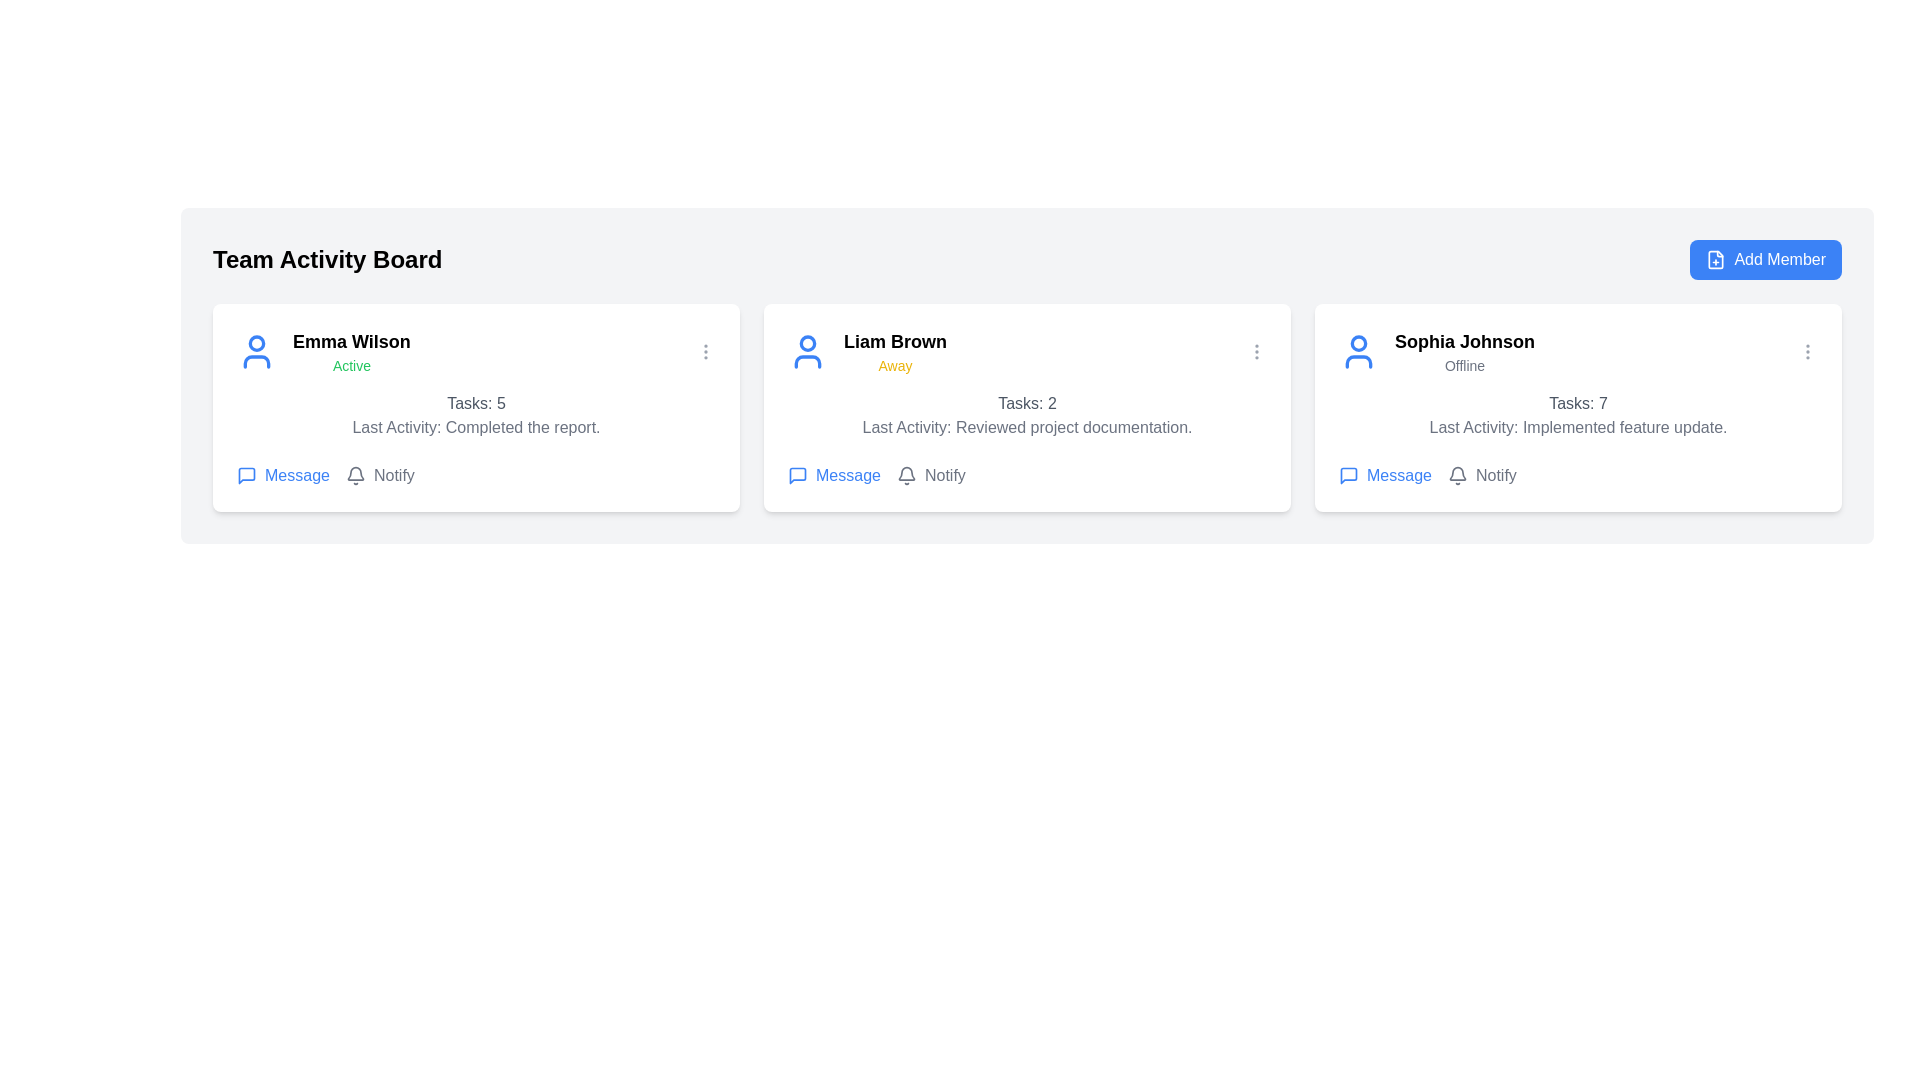  I want to click on the notification bell icon associated with 'Liam Brown', so click(906, 473).